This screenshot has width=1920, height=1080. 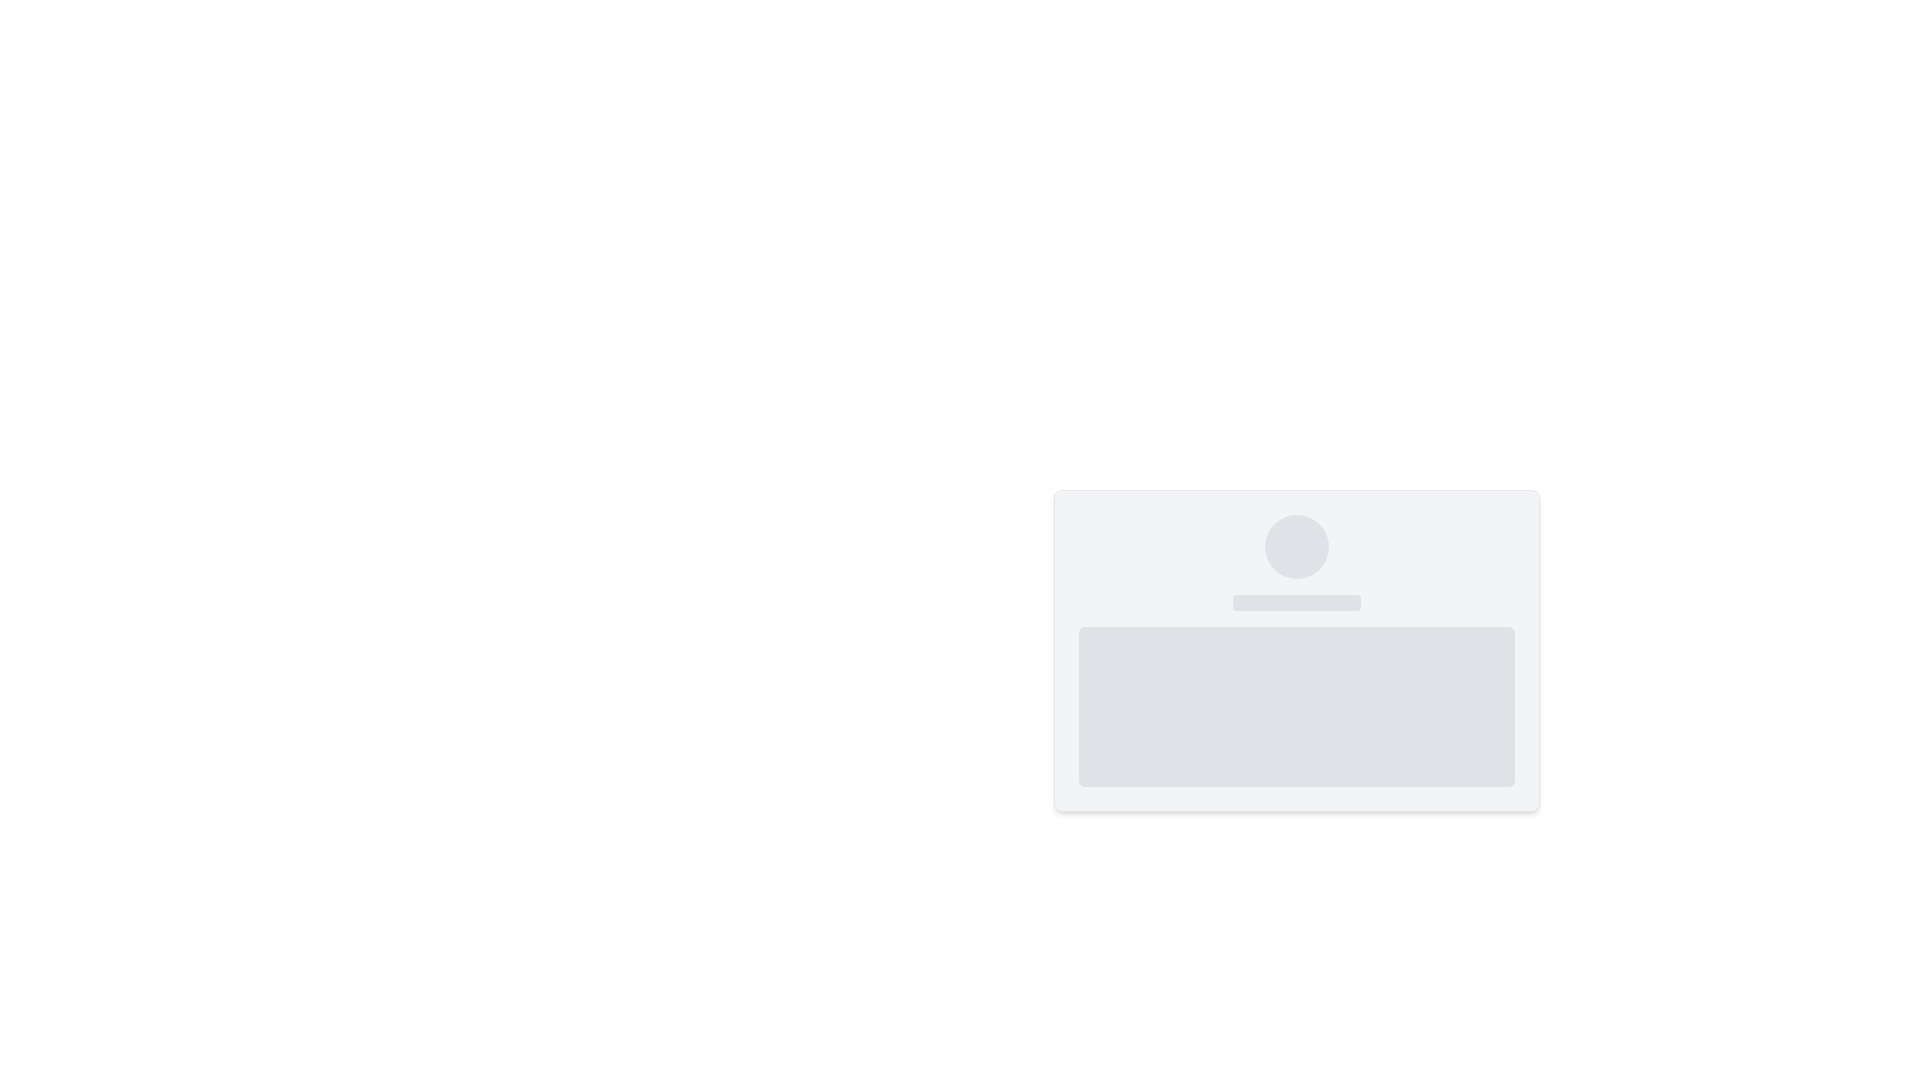 I want to click on the slim horizontal rectangle placeholder with rounded corners, styled in muted gray, located in the middle of three vertically arranged components, so click(x=1296, y=601).